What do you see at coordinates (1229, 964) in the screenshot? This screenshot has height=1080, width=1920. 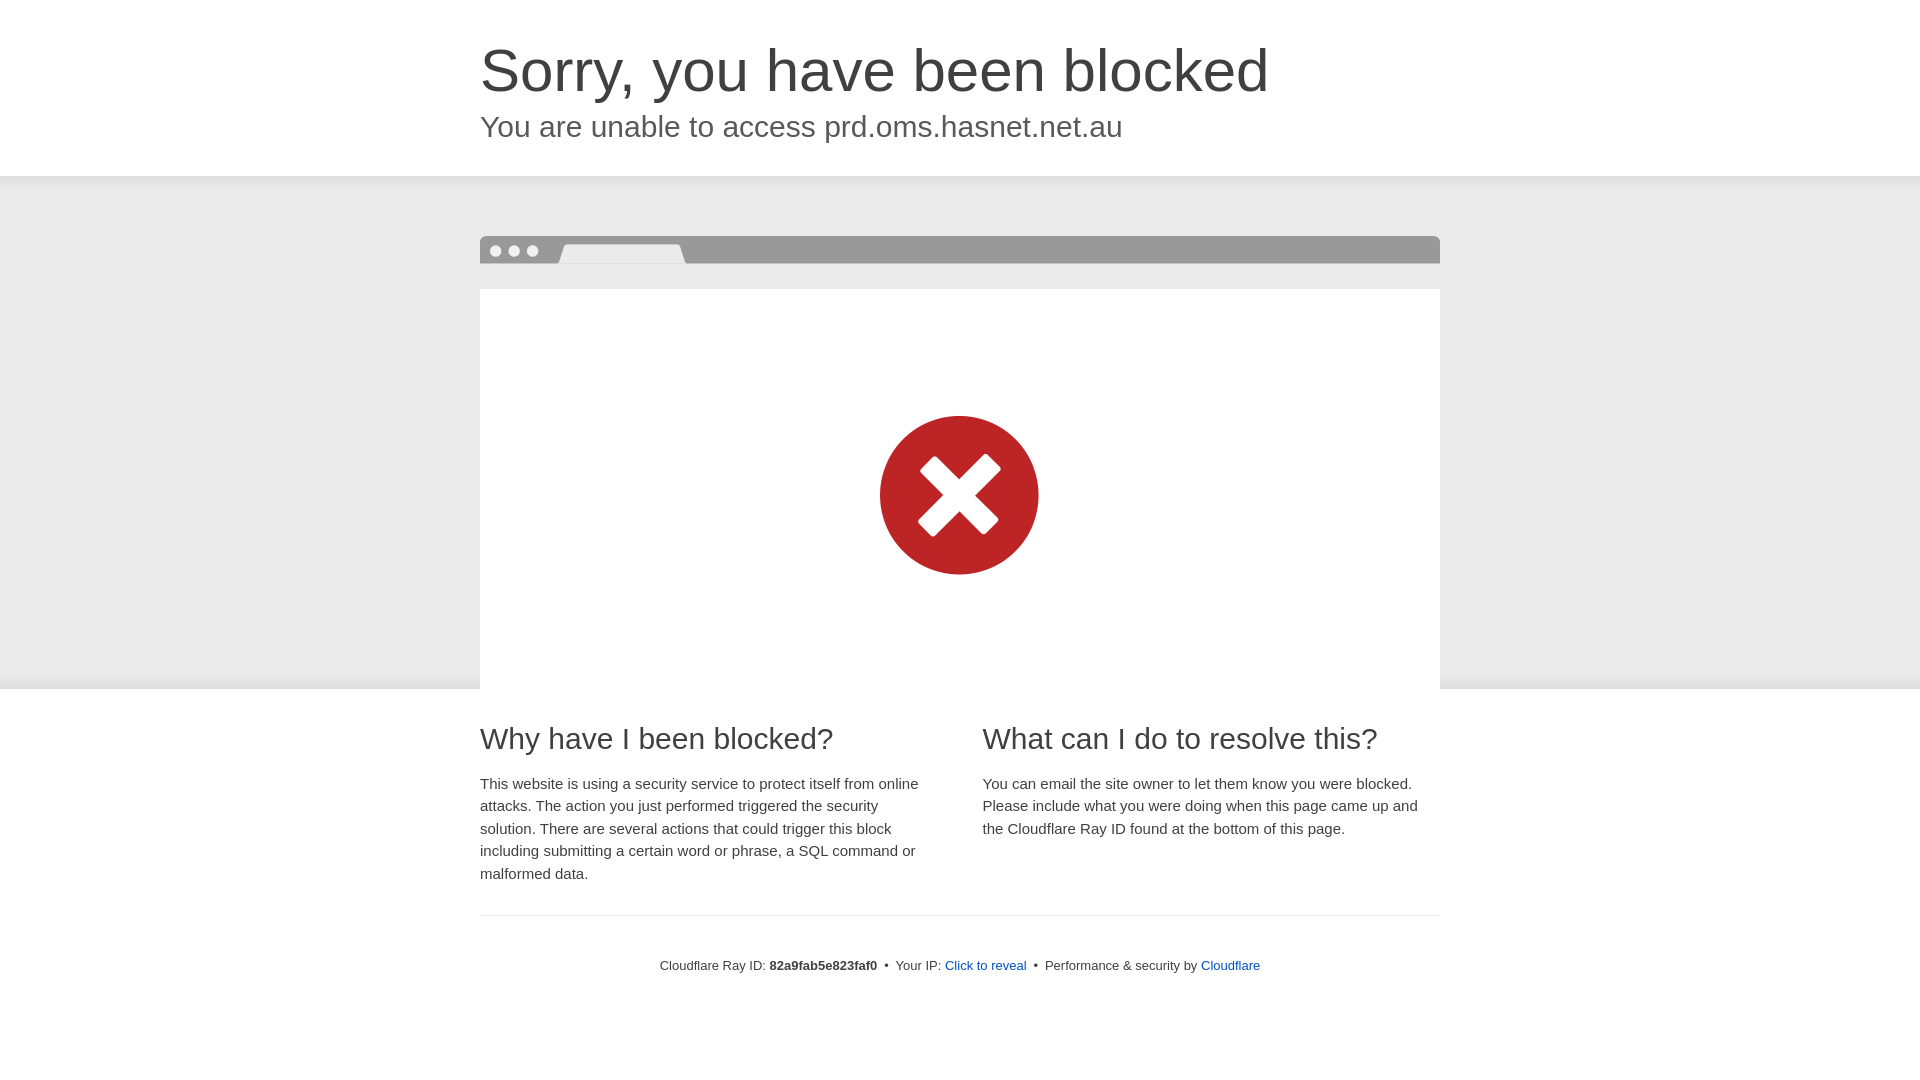 I see `'Cloudflare'` at bounding box center [1229, 964].